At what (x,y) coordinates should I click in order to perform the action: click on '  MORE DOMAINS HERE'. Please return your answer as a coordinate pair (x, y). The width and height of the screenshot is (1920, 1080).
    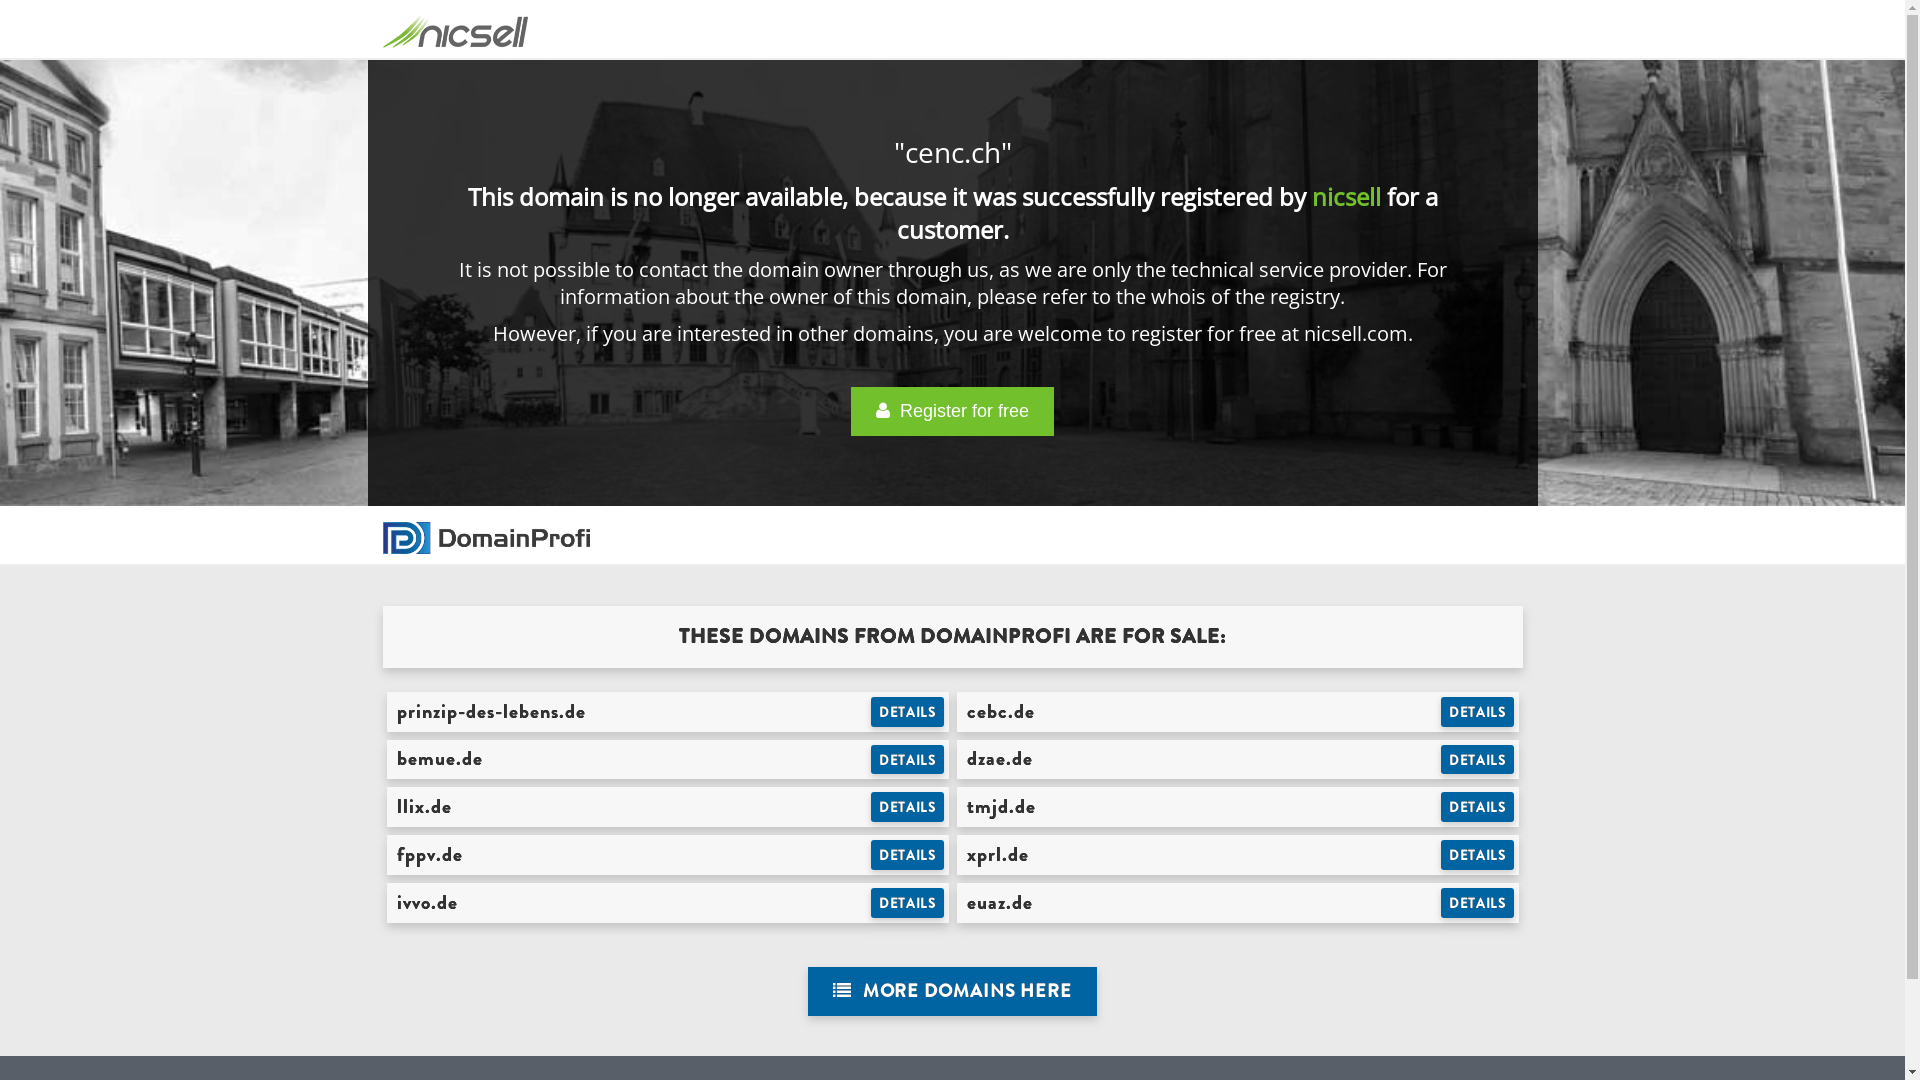
    Looking at the image, I should click on (951, 991).